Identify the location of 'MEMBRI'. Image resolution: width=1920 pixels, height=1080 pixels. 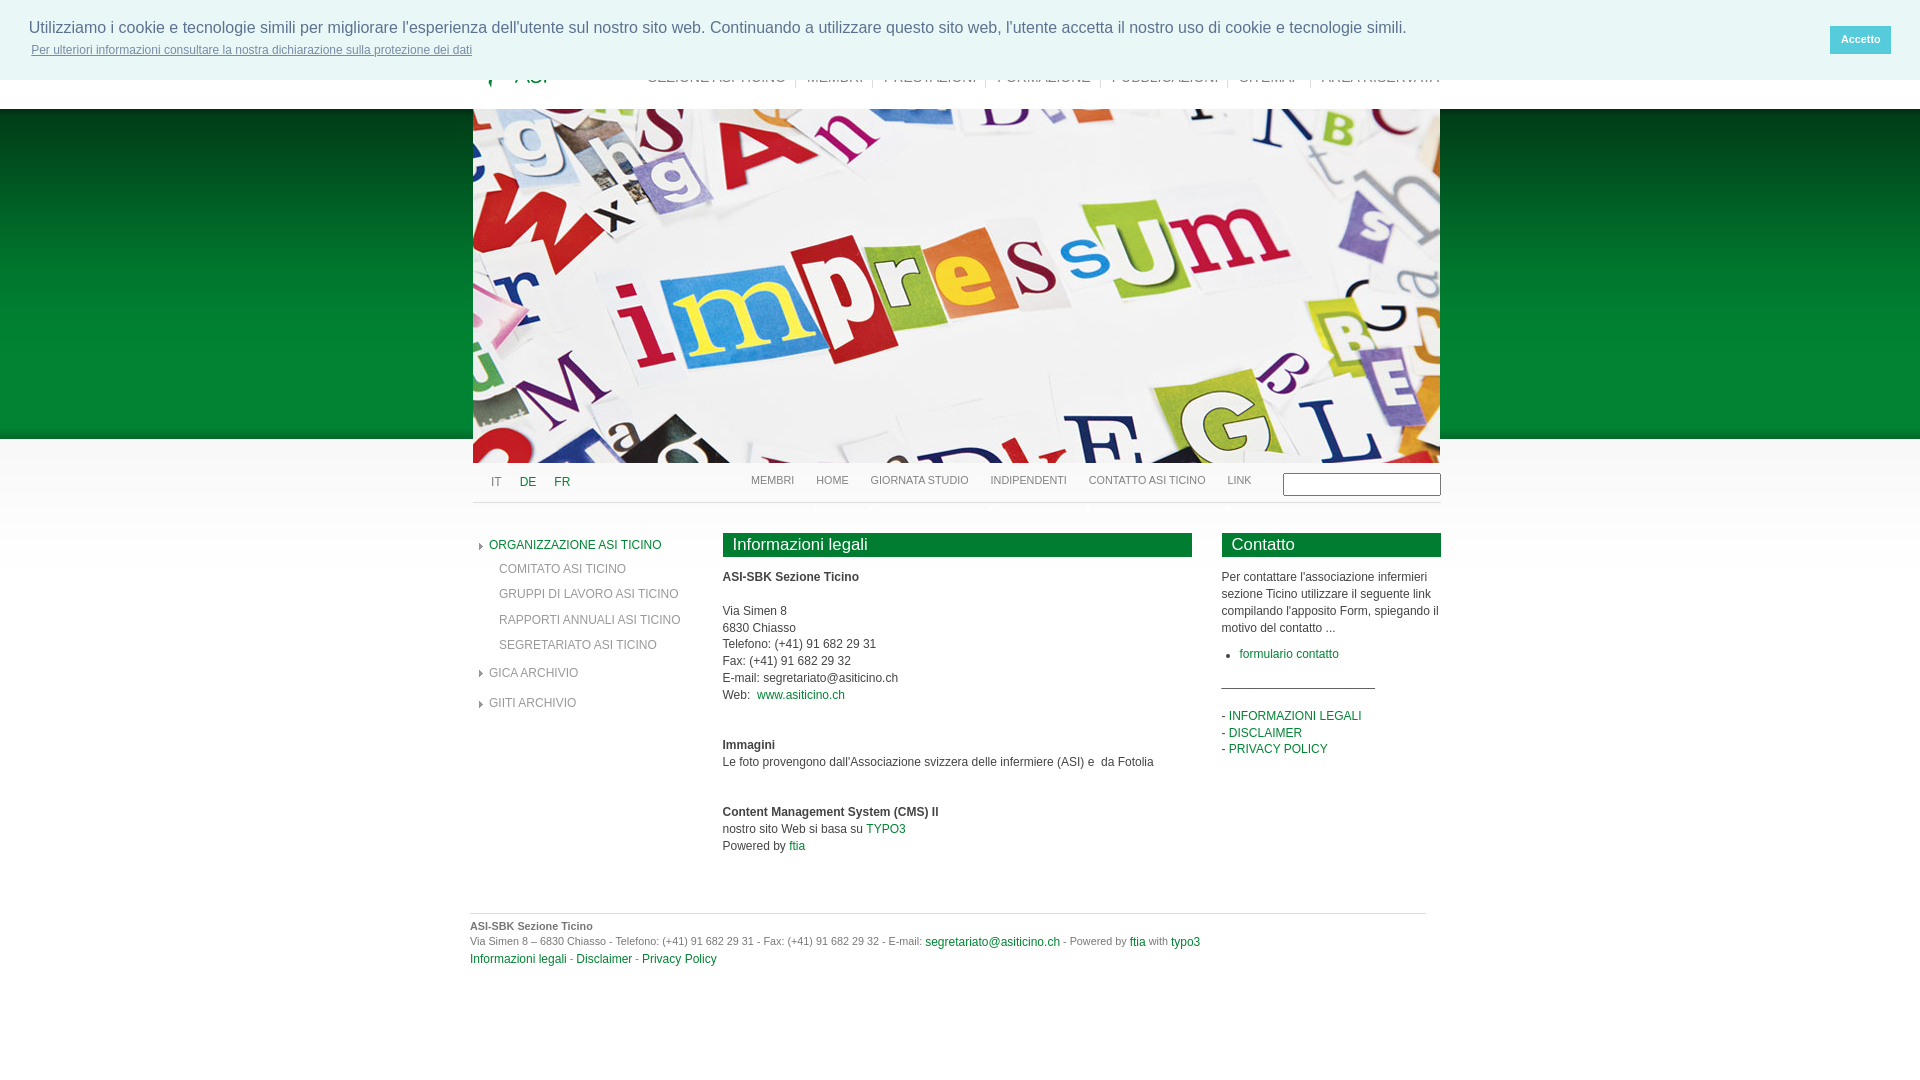
(835, 76).